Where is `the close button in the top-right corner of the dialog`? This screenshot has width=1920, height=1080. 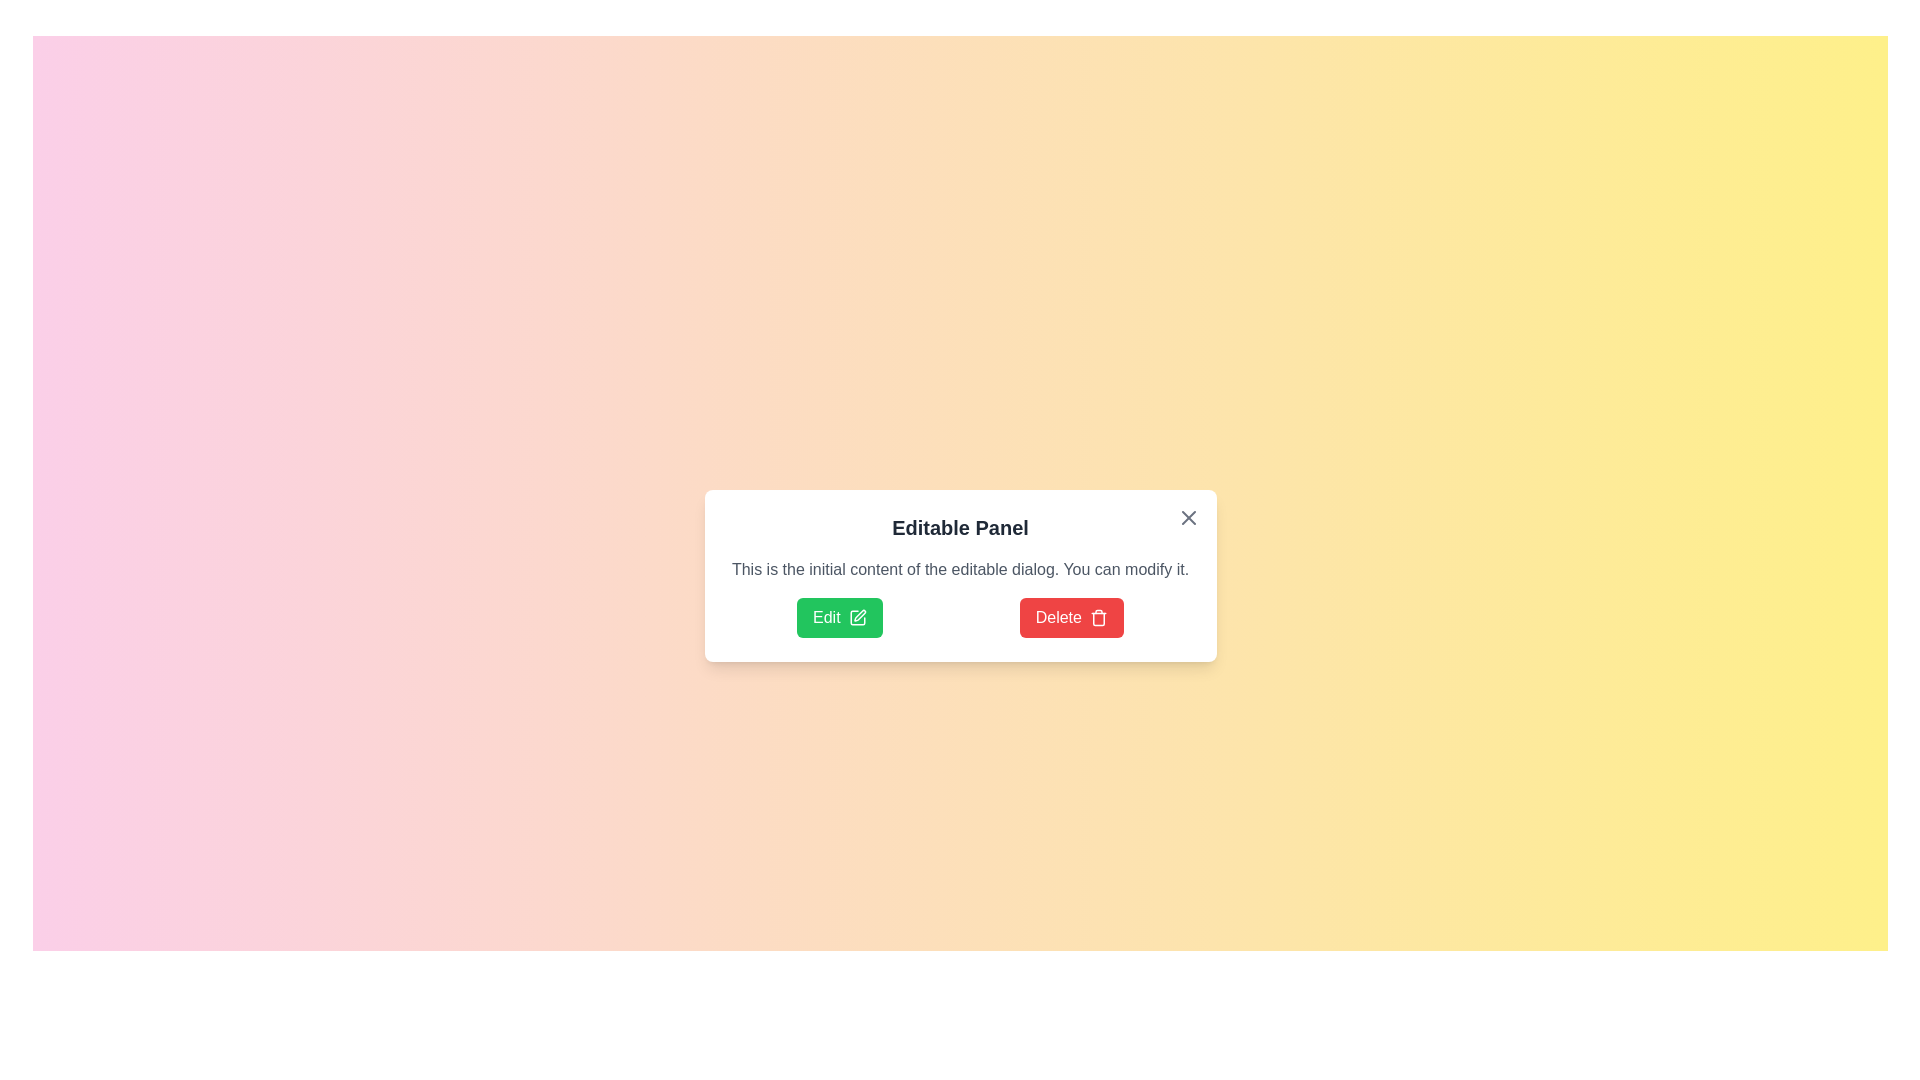
the close button in the top-right corner of the dialog is located at coordinates (1188, 516).